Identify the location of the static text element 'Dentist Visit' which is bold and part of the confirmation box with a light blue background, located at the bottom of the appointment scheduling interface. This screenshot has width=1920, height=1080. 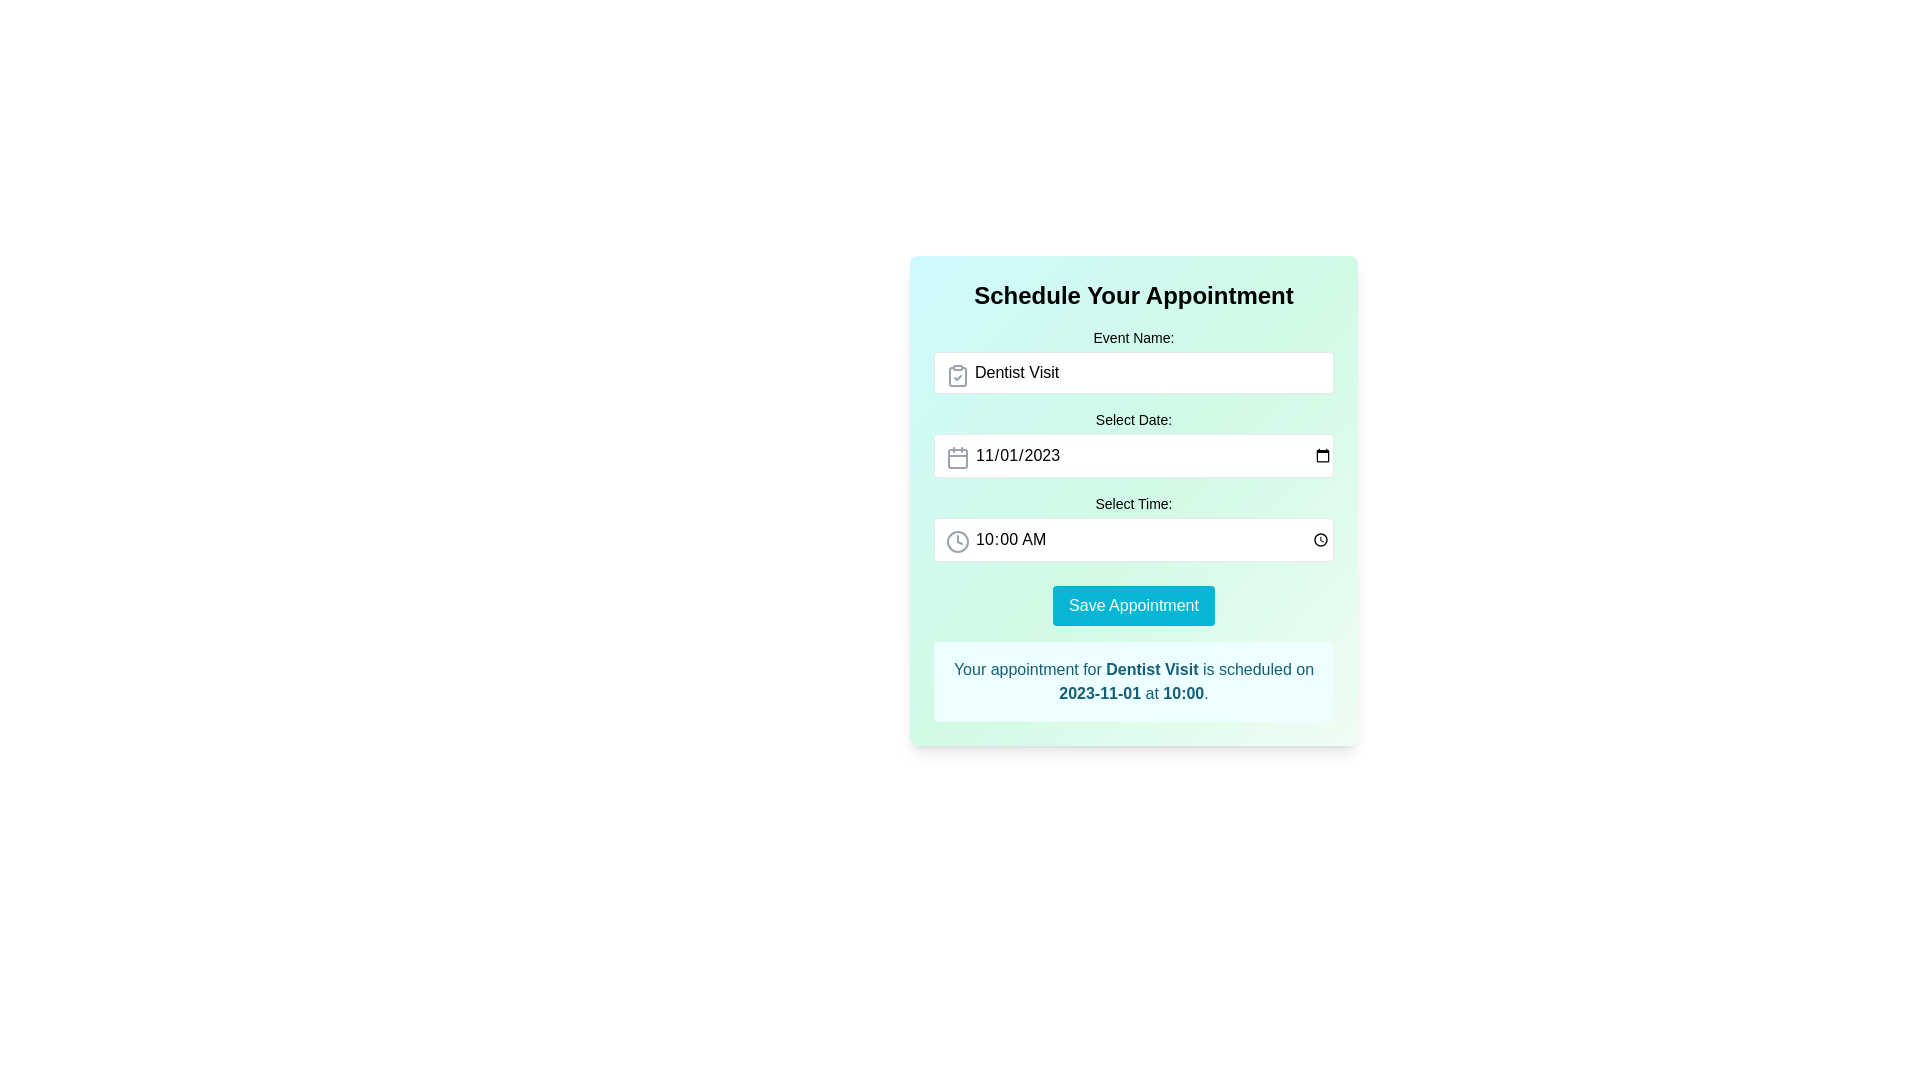
(1152, 669).